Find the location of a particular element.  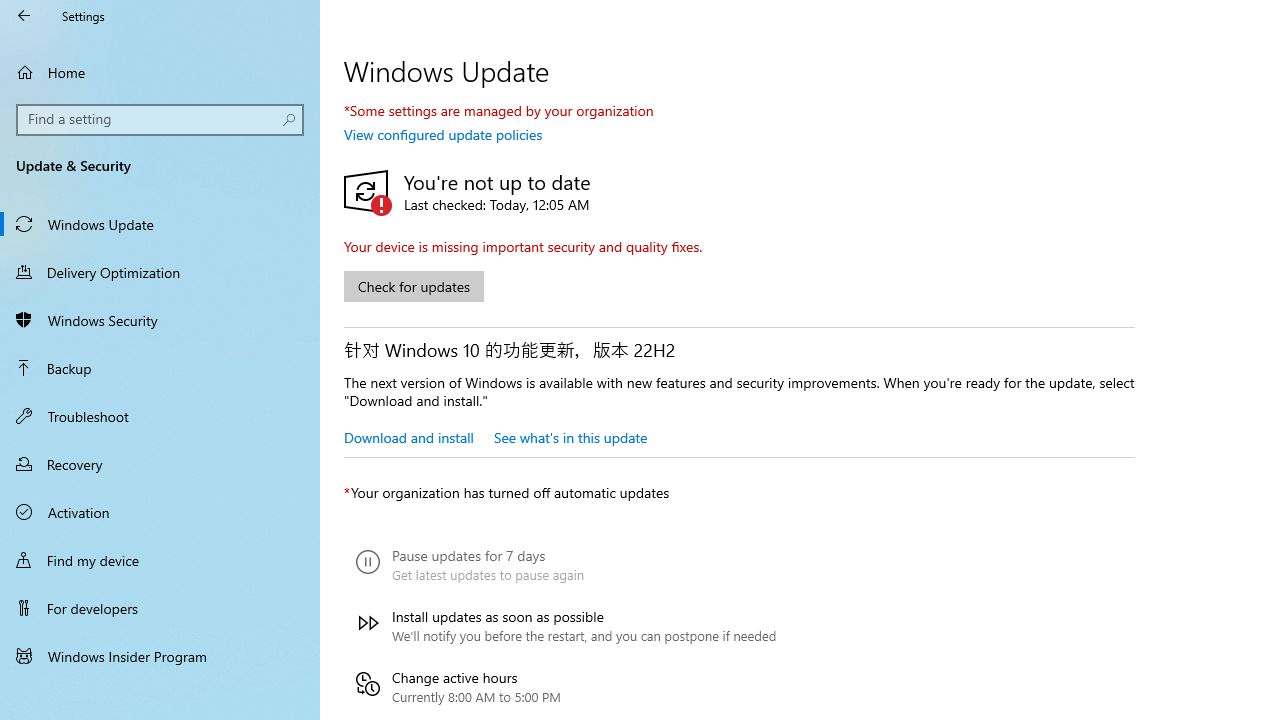

'Home' is located at coordinates (160, 71).